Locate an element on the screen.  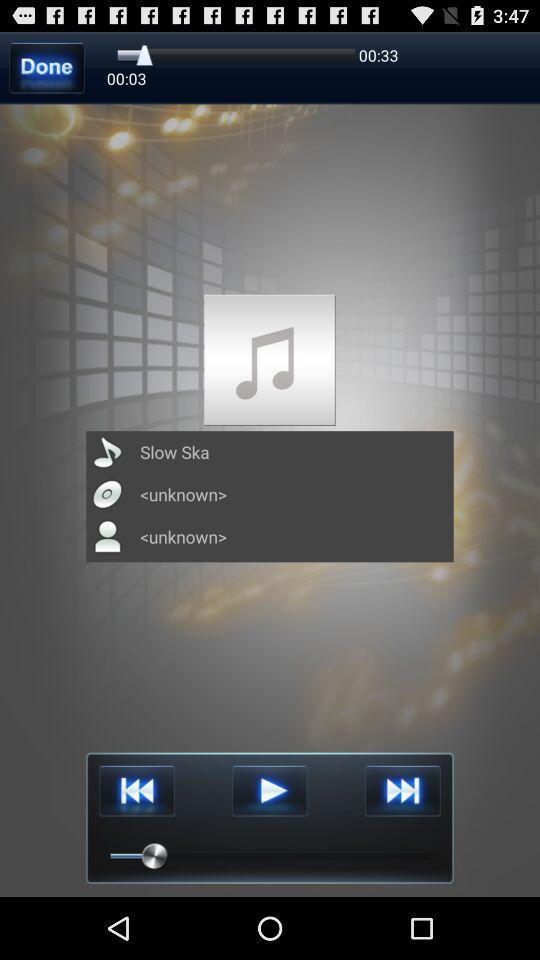
the av_rewind icon is located at coordinates (136, 845).